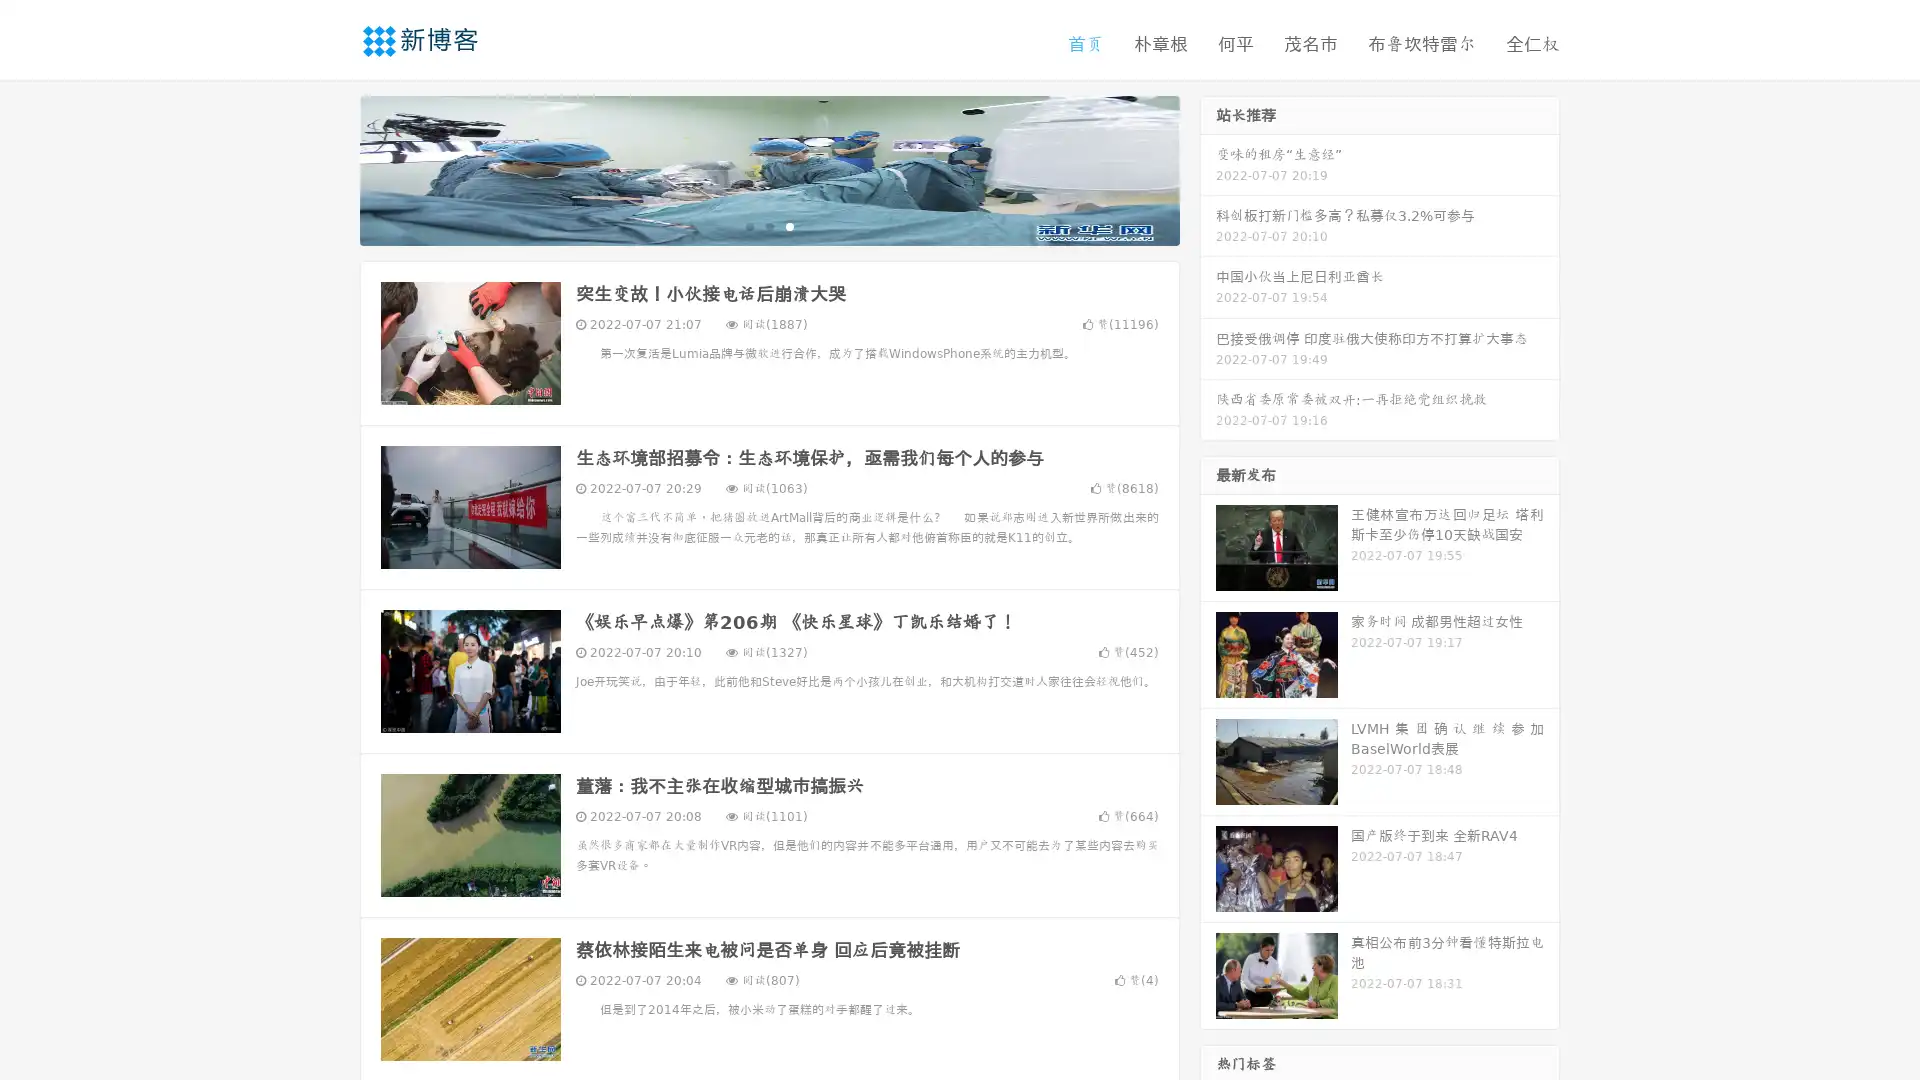 The height and width of the screenshot is (1080, 1920). Describe the element at coordinates (768, 225) in the screenshot. I see `Go to slide 2` at that location.